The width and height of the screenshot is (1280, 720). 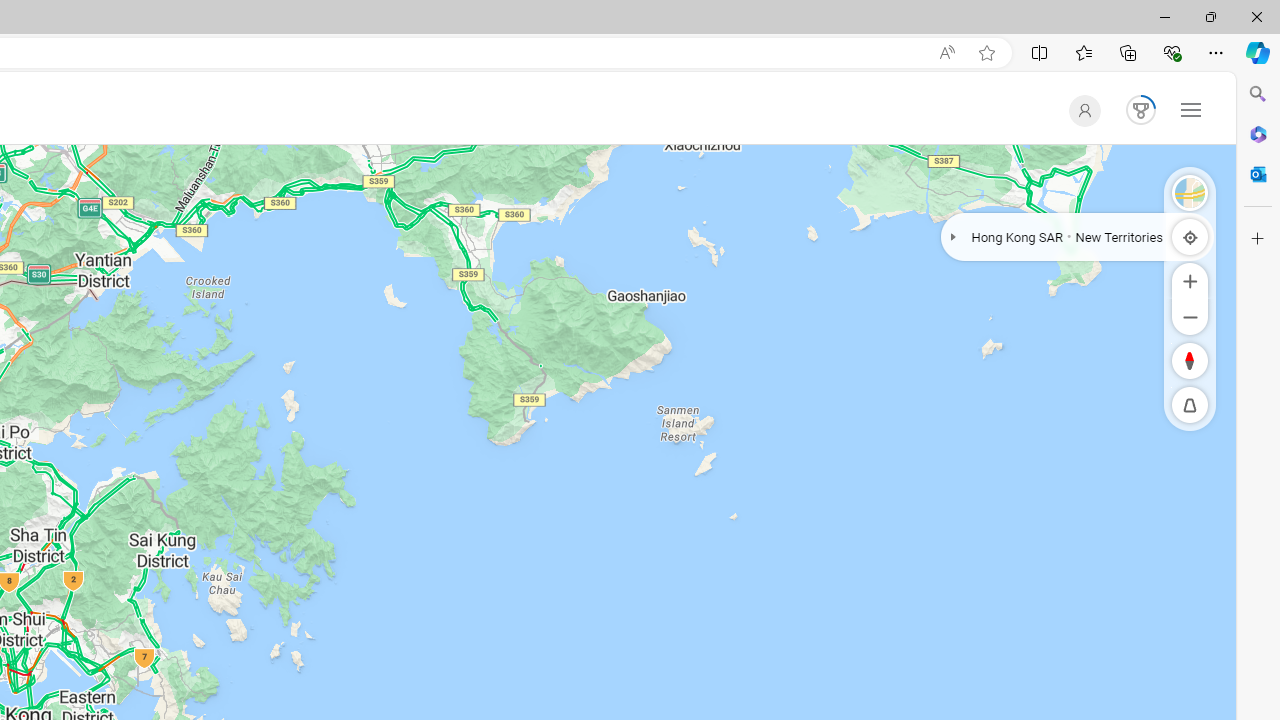 What do you see at coordinates (1190, 192) in the screenshot?
I see `'Select Style'` at bounding box center [1190, 192].